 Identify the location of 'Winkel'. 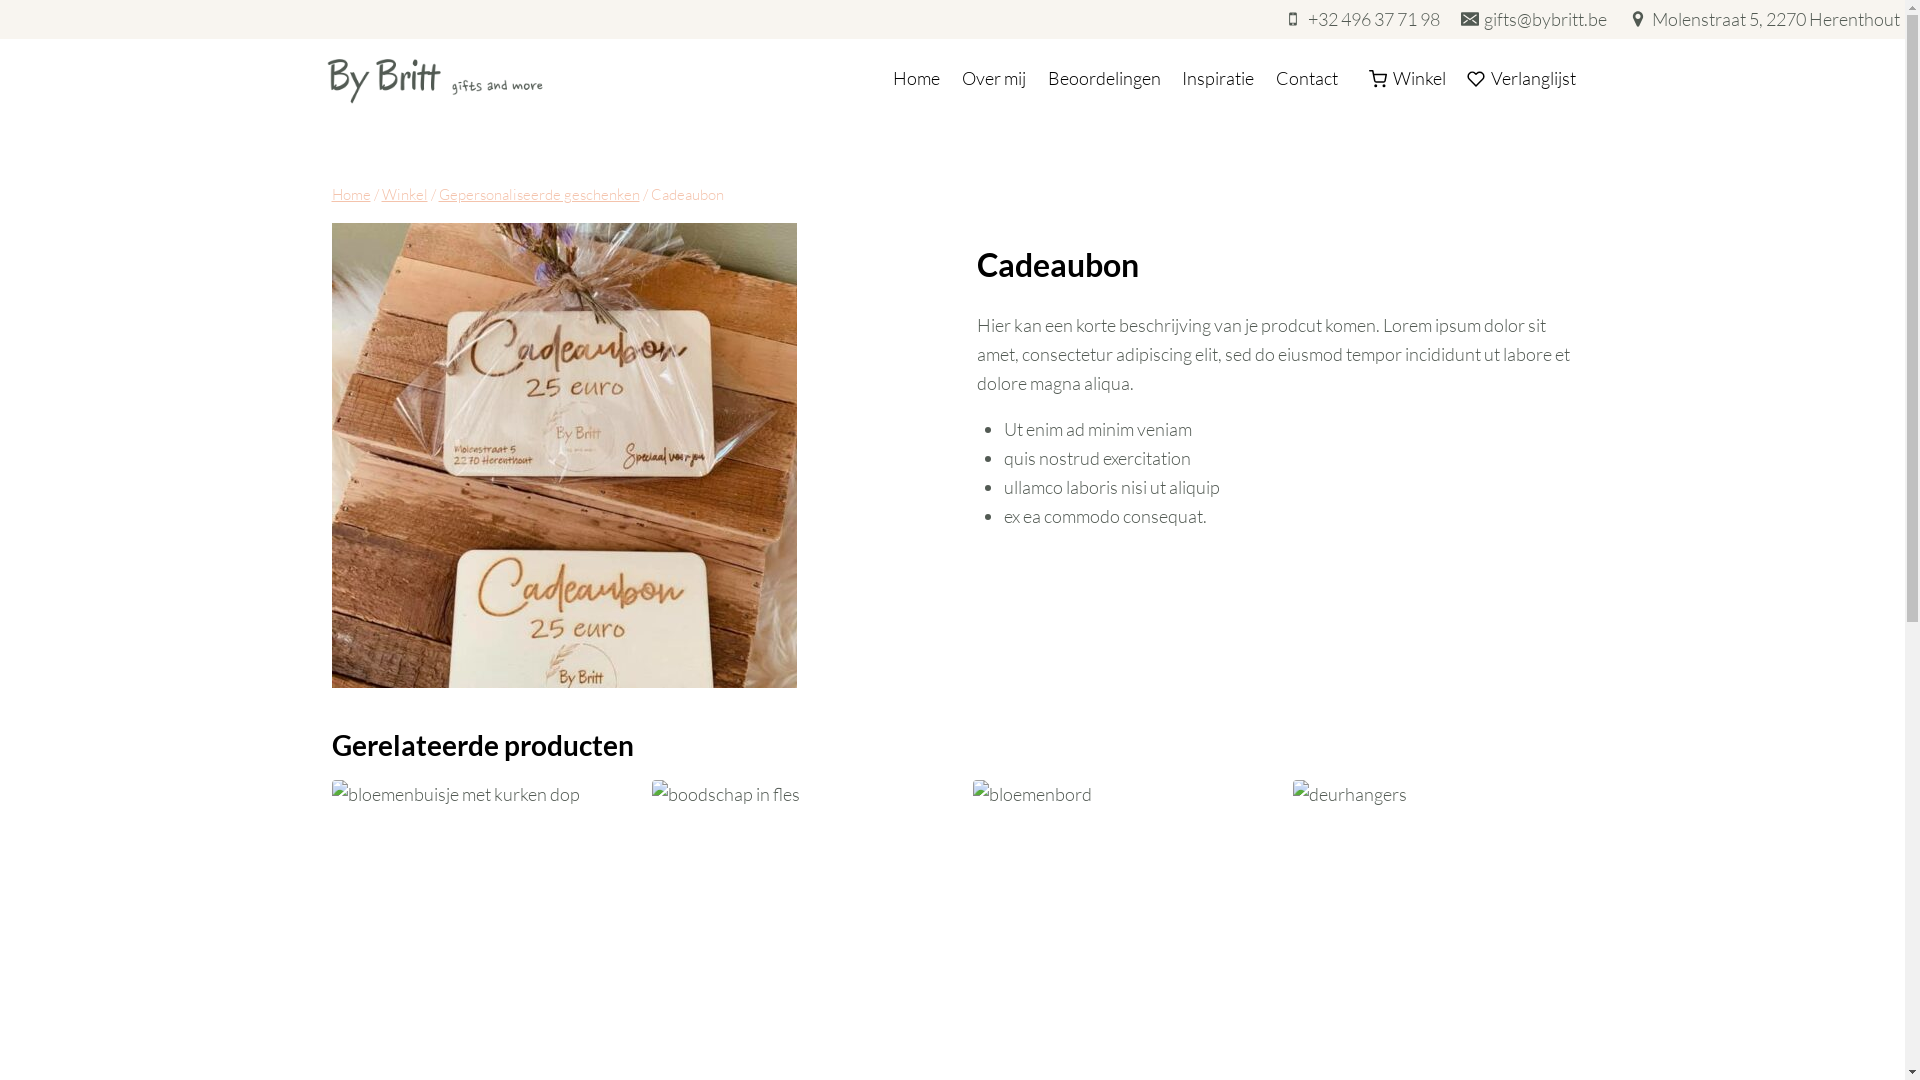
(382, 194).